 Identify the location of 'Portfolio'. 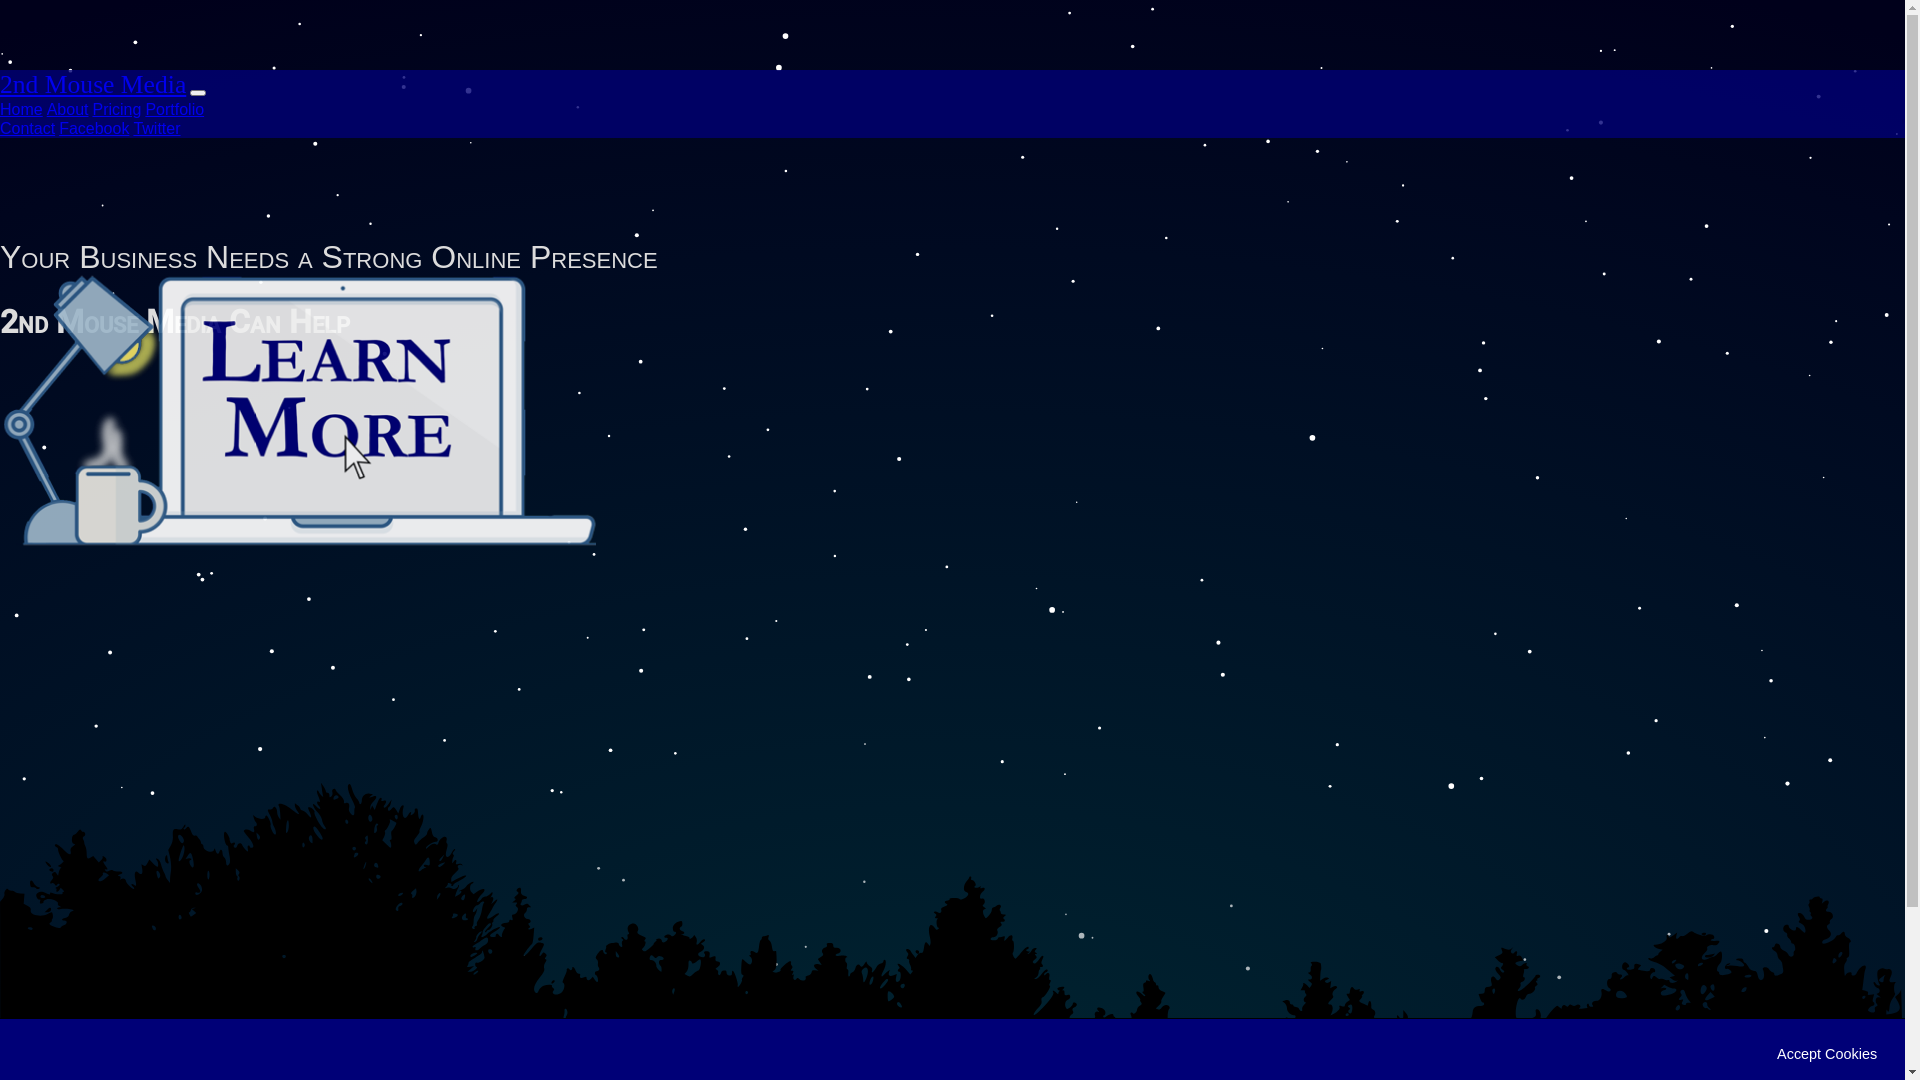
(143, 109).